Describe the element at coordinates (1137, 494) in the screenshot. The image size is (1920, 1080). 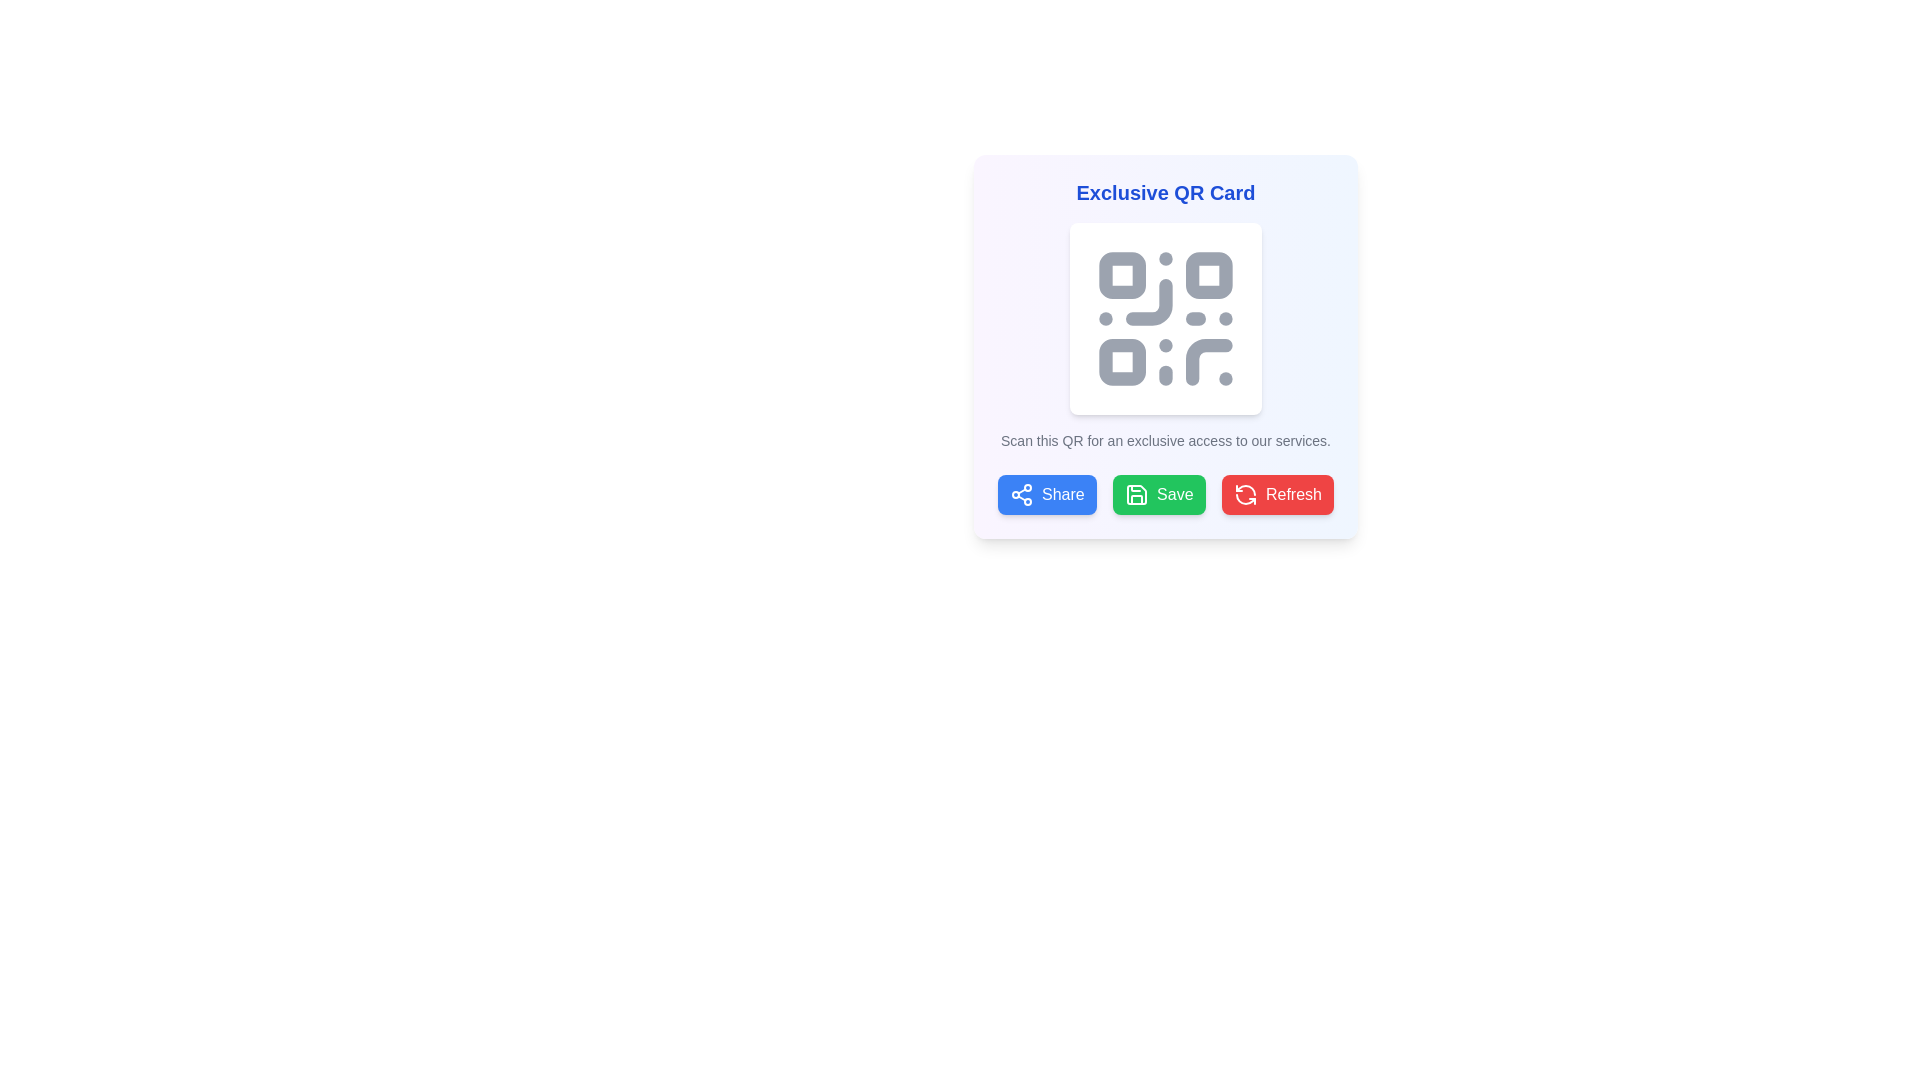
I see `the floppy disk icon on the 'Save' button` at that location.